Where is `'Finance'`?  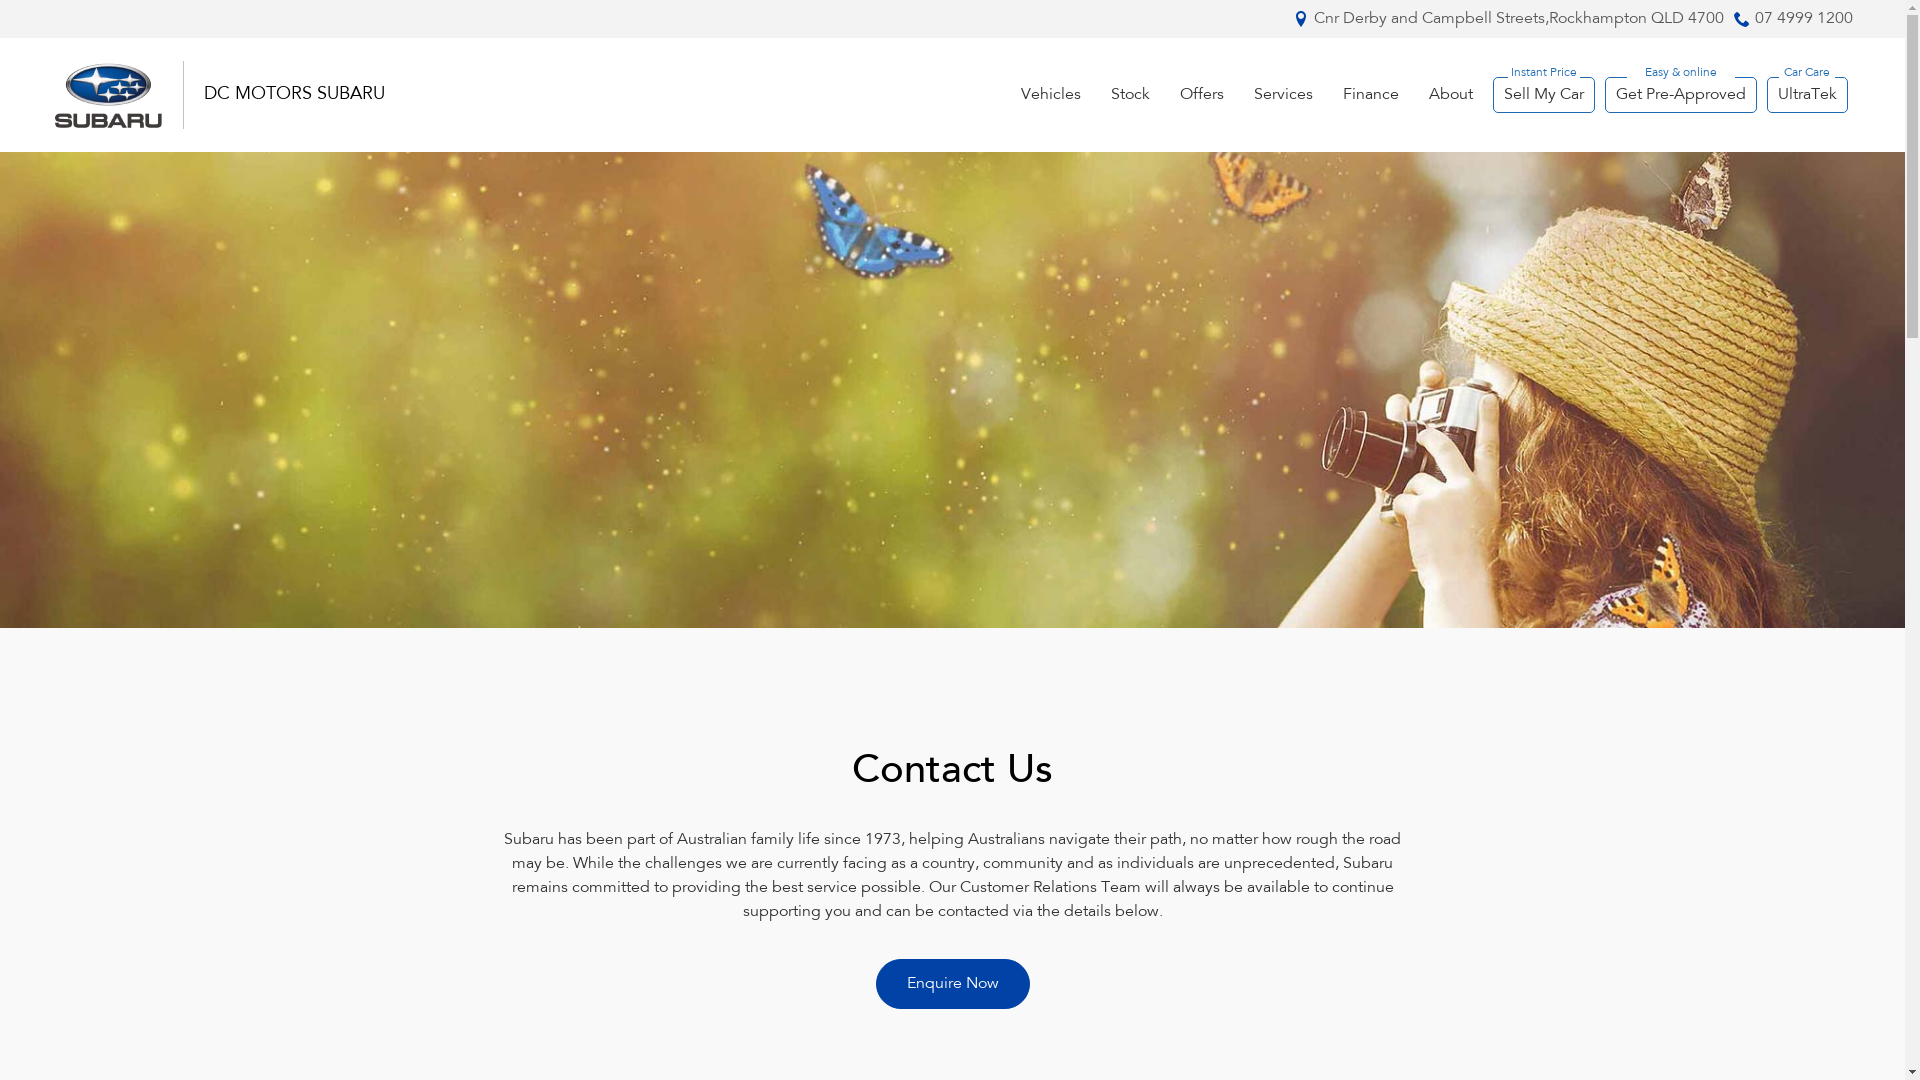 'Finance' is located at coordinates (1370, 95).